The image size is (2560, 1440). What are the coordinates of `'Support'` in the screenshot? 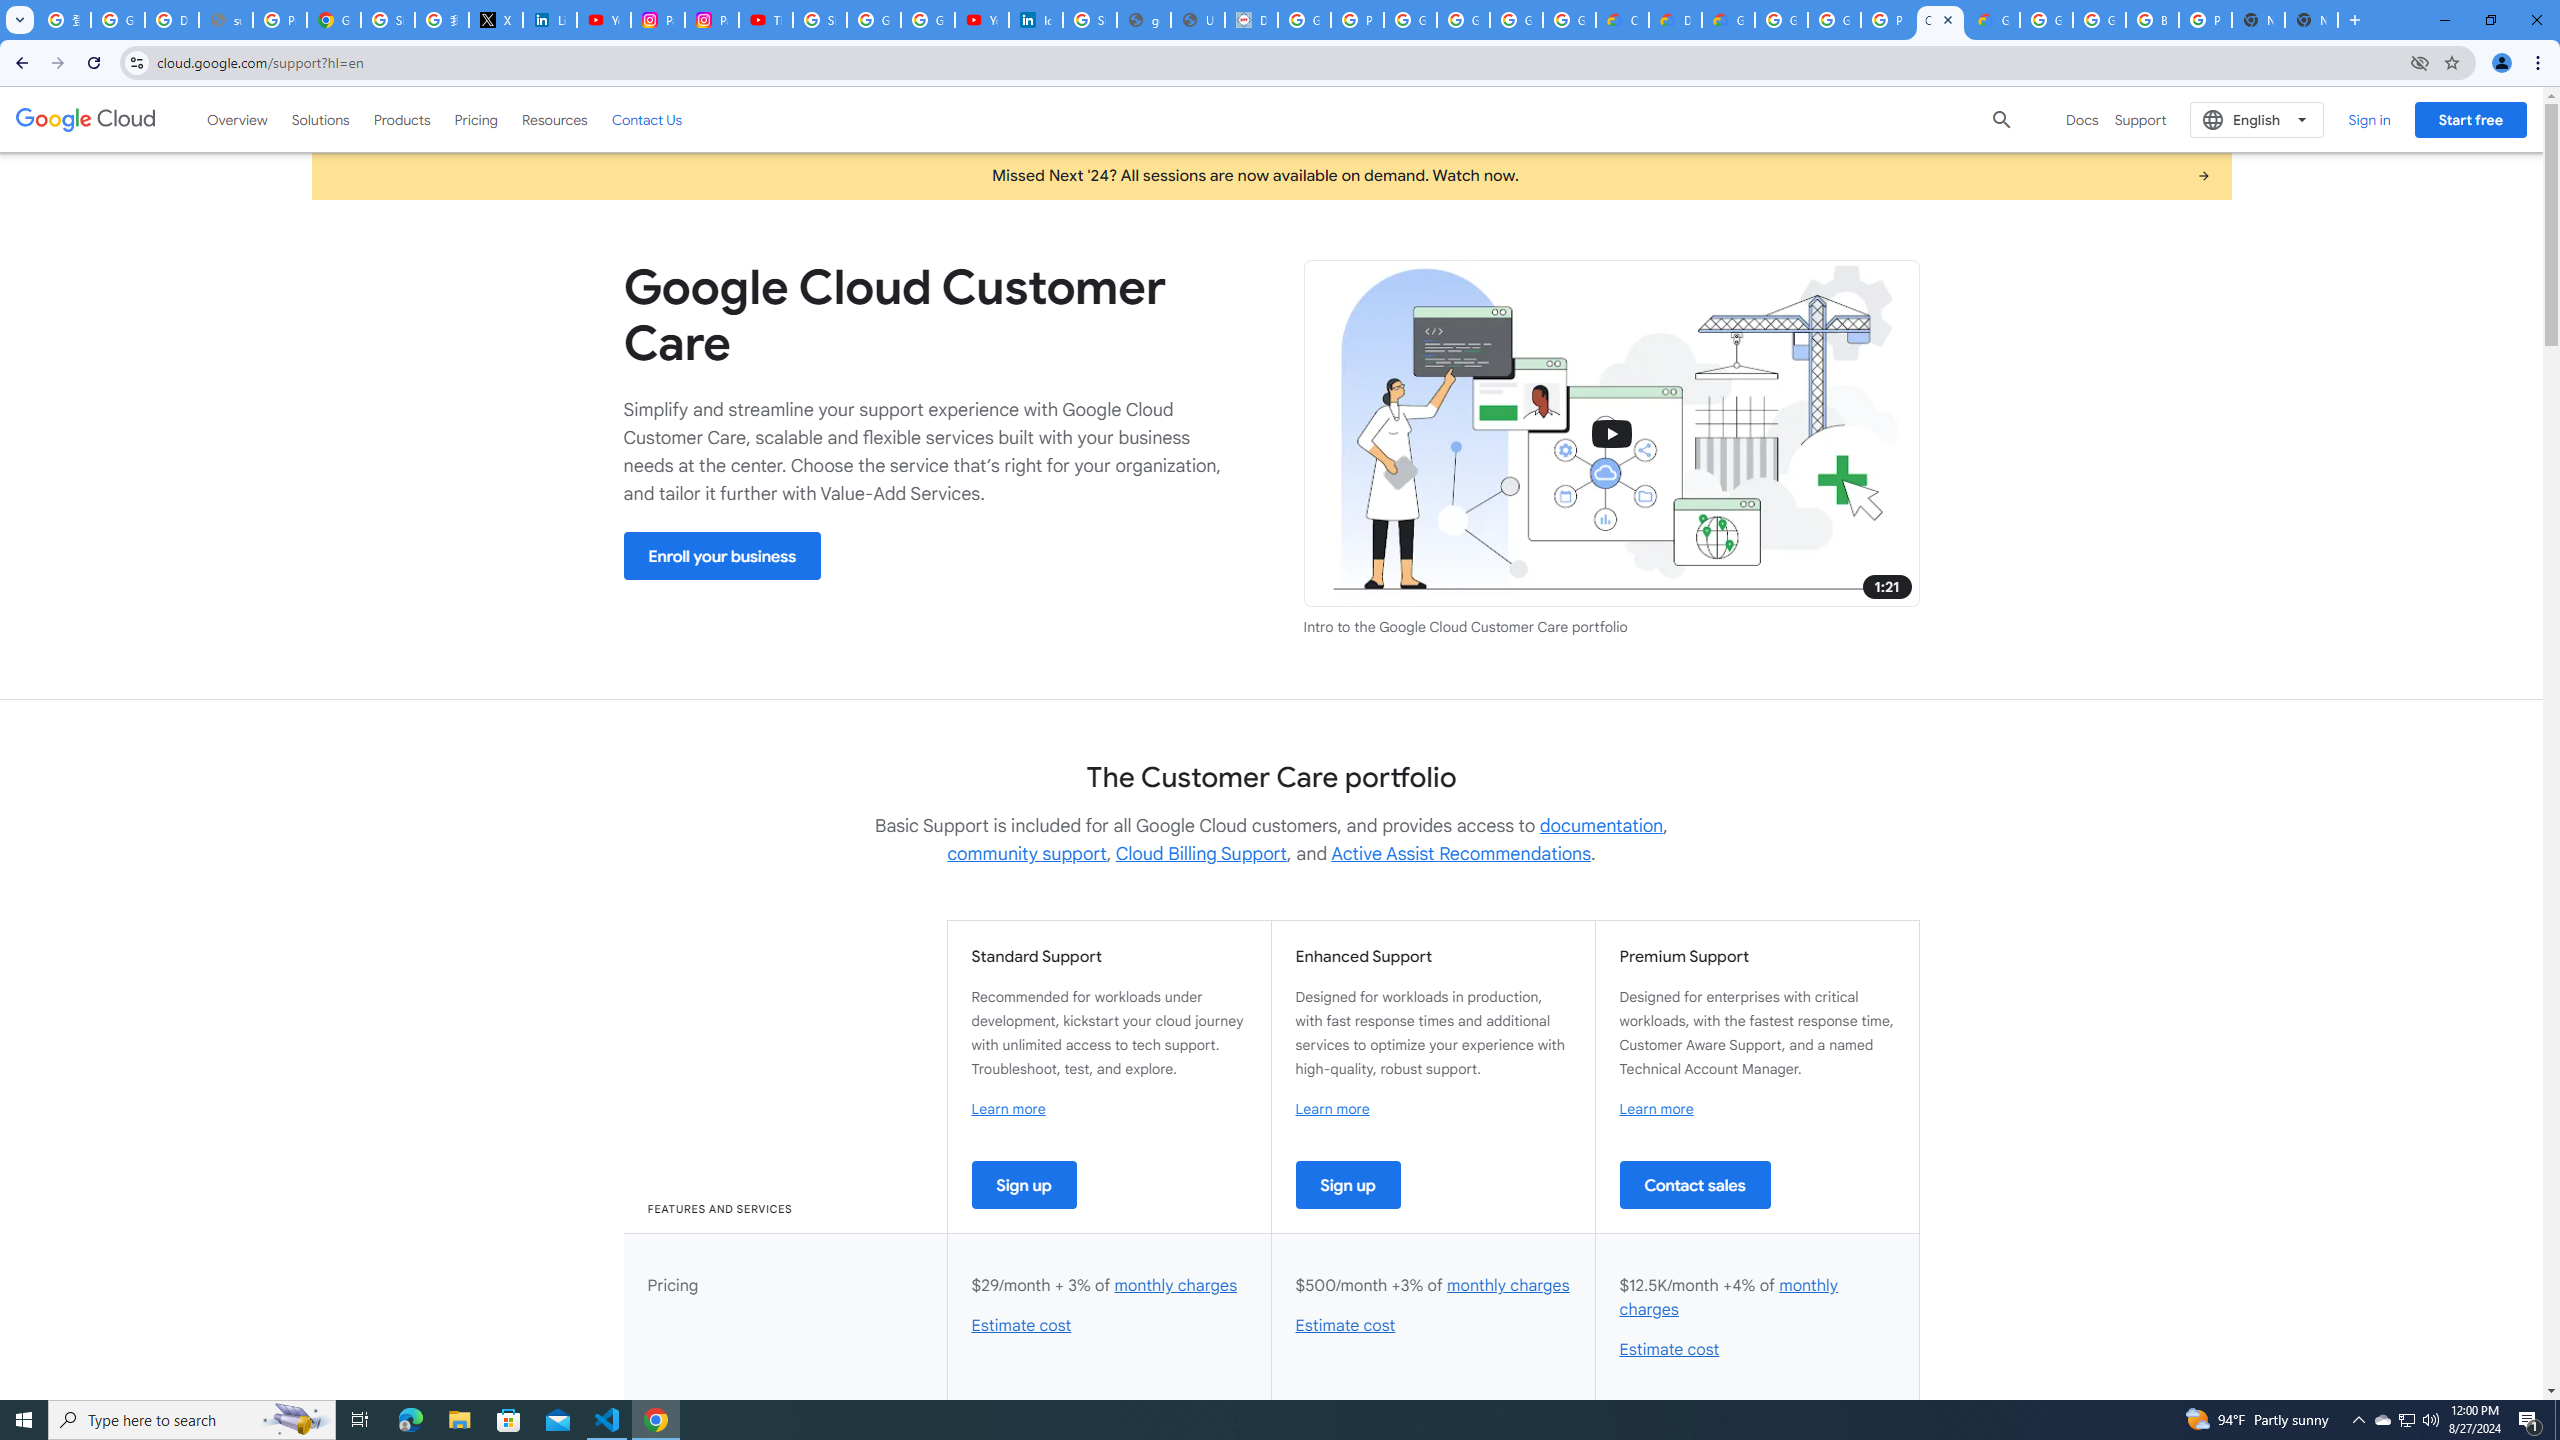 It's located at (2140, 118).